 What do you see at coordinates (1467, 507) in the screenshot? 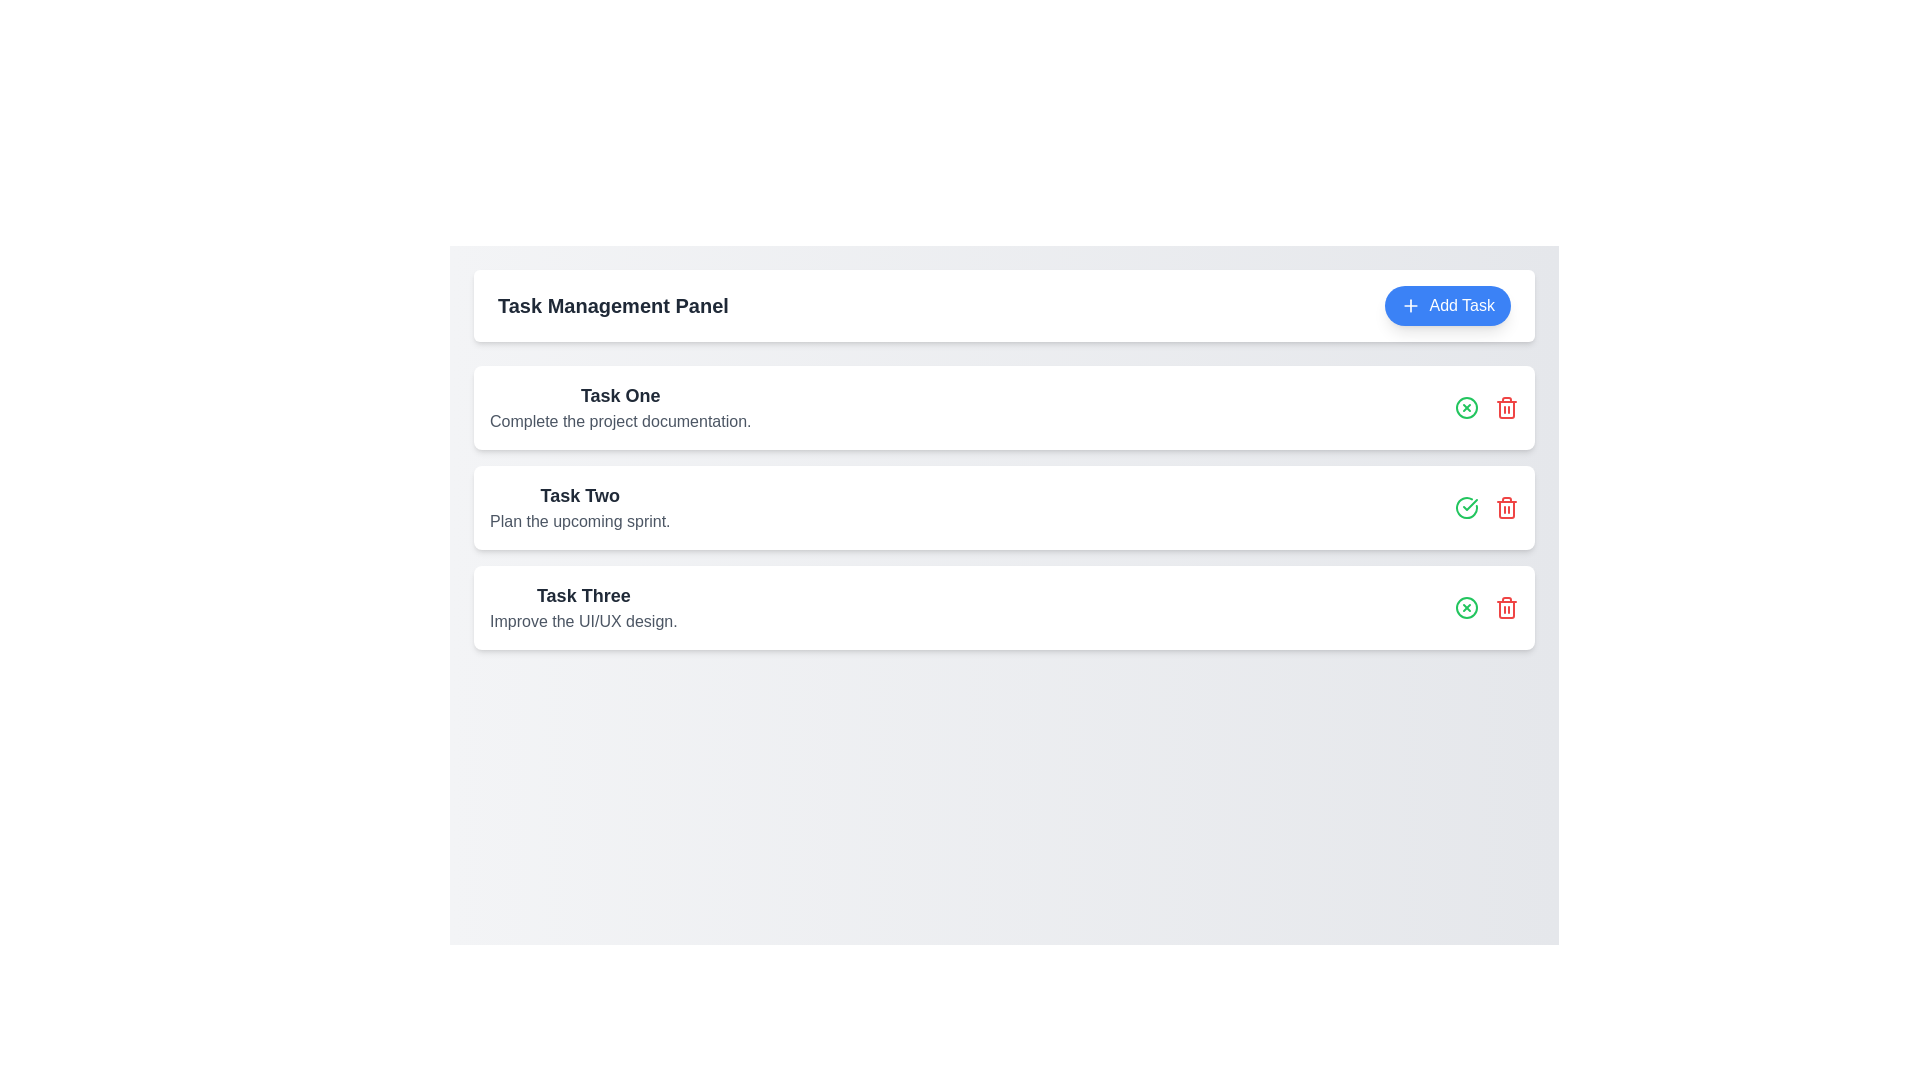
I see `the upper-left part of the checkmark icon inside a circle, which indicates a completed task status` at bounding box center [1467, 507].